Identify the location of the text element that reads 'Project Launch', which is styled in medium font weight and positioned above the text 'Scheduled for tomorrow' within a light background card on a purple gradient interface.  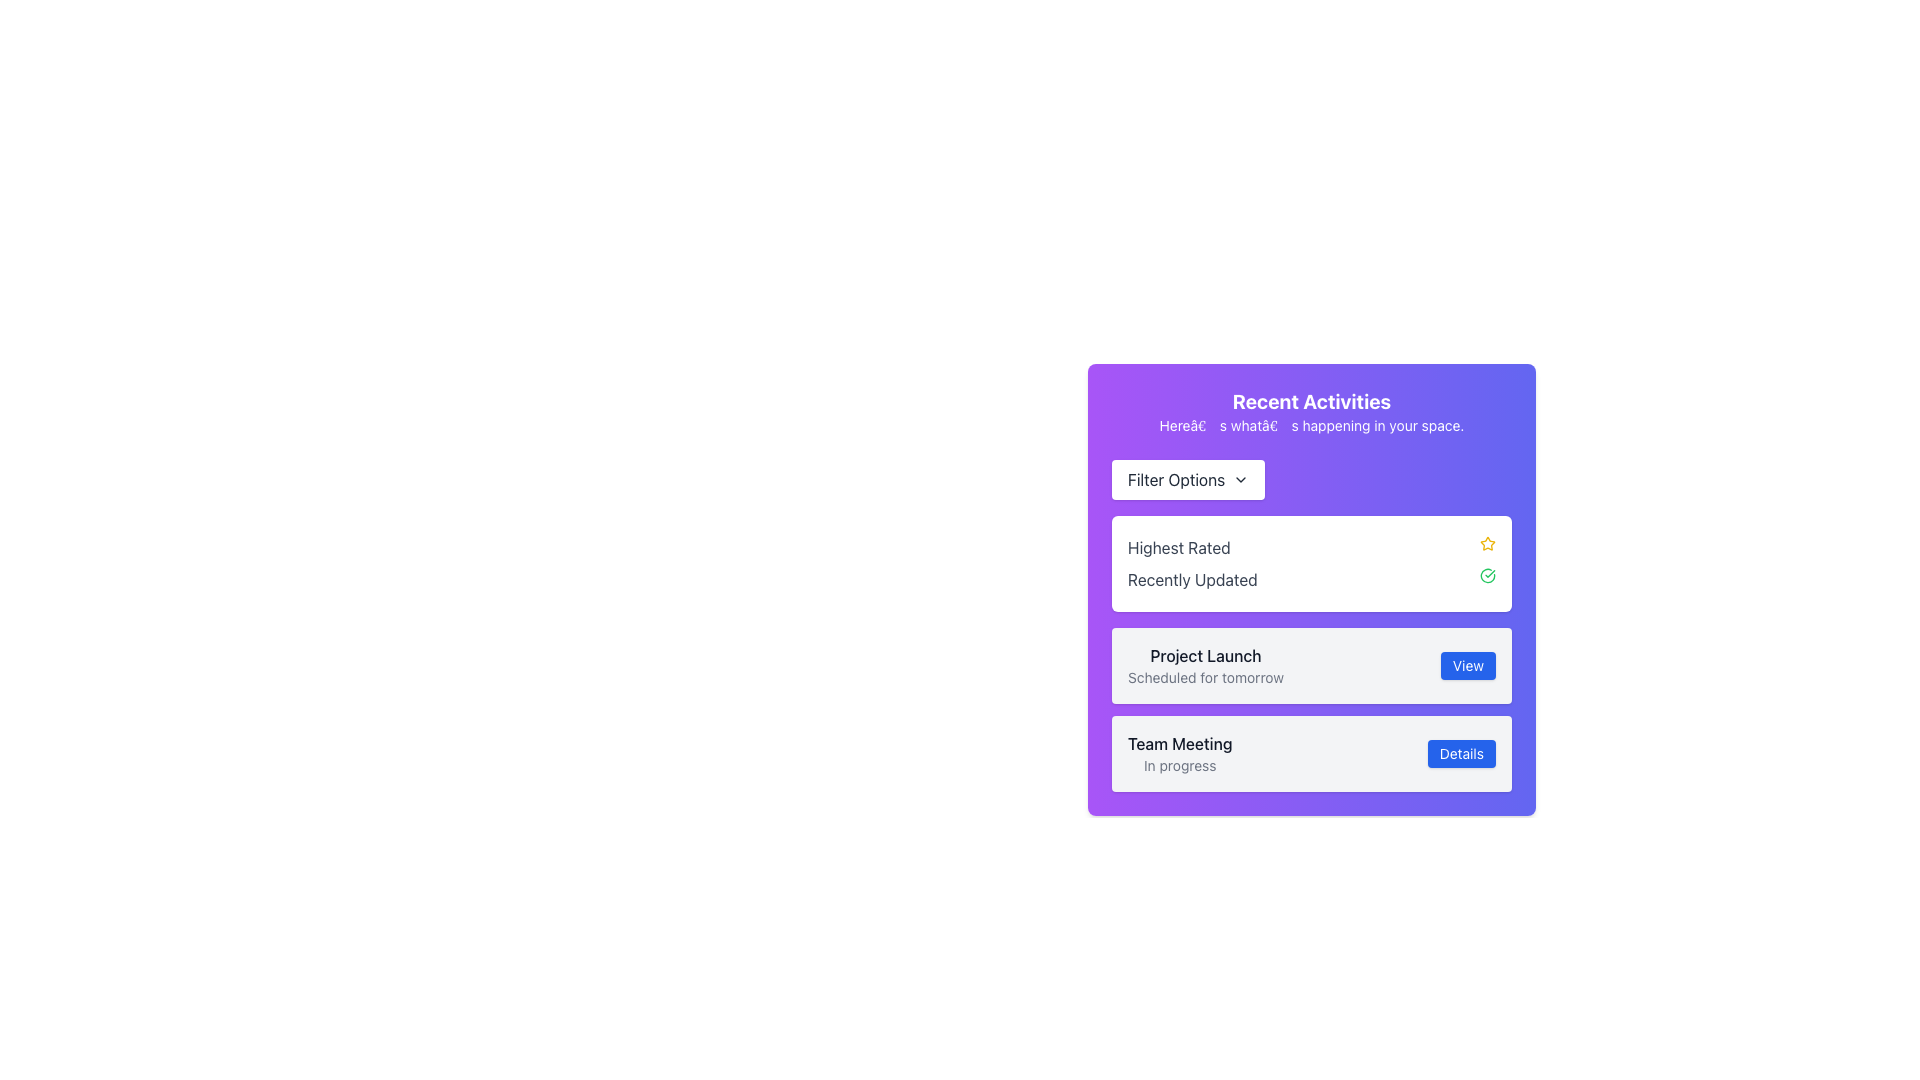
(1204, 655).